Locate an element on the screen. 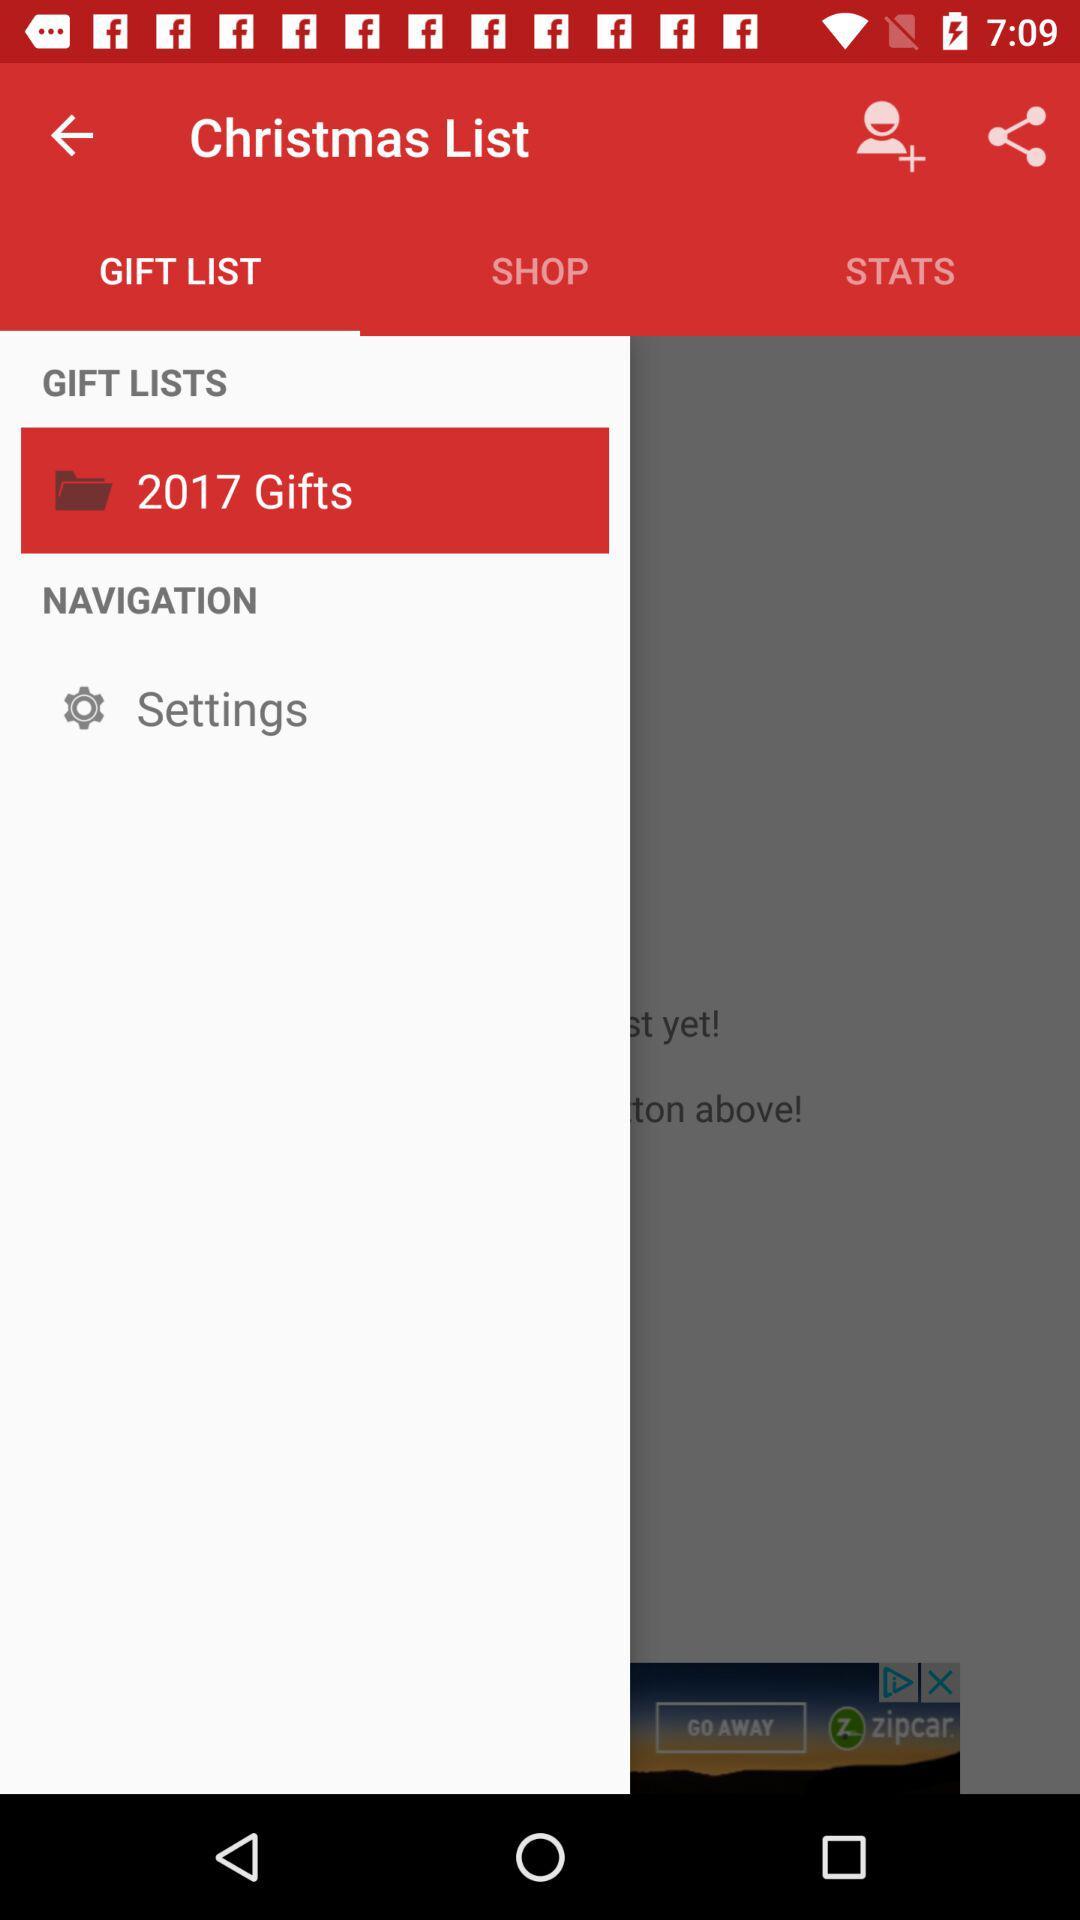  the shop icon is located at coordinates (540, 269).